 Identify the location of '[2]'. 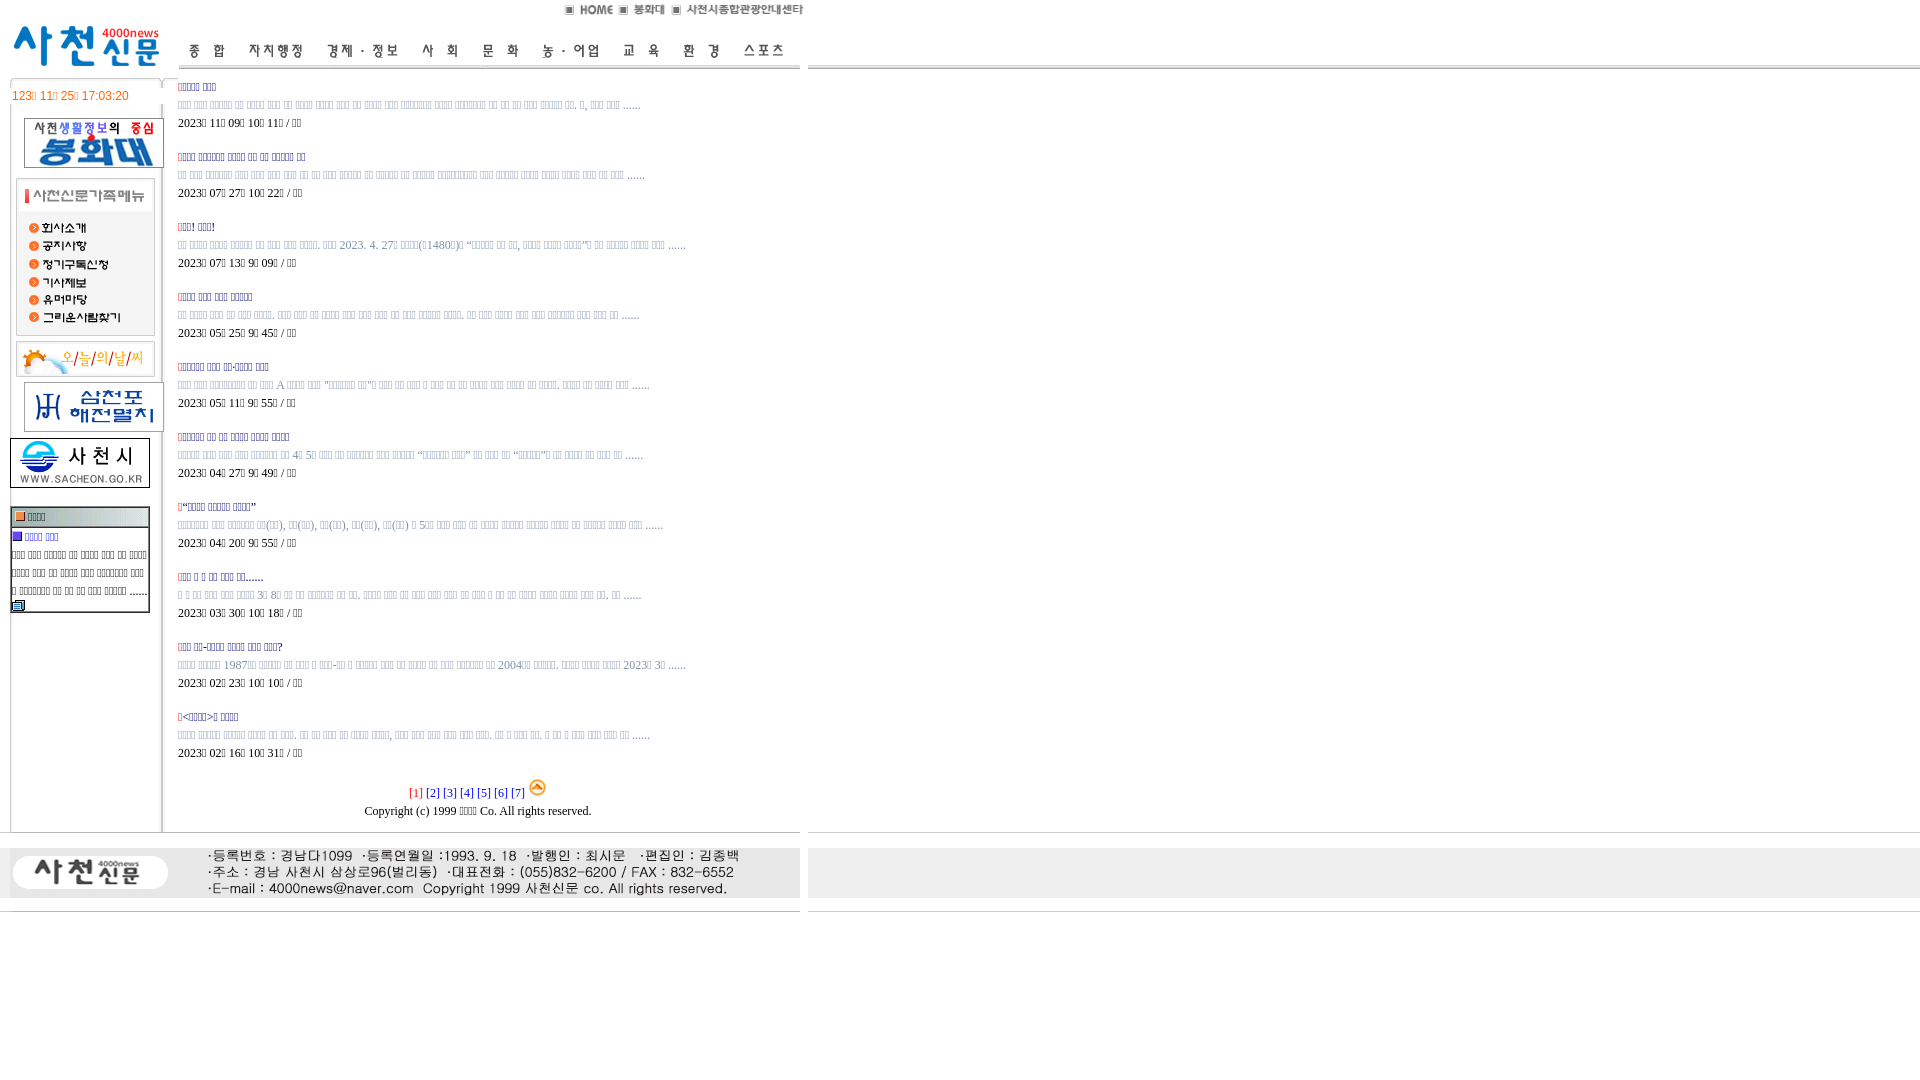
(431, 792).